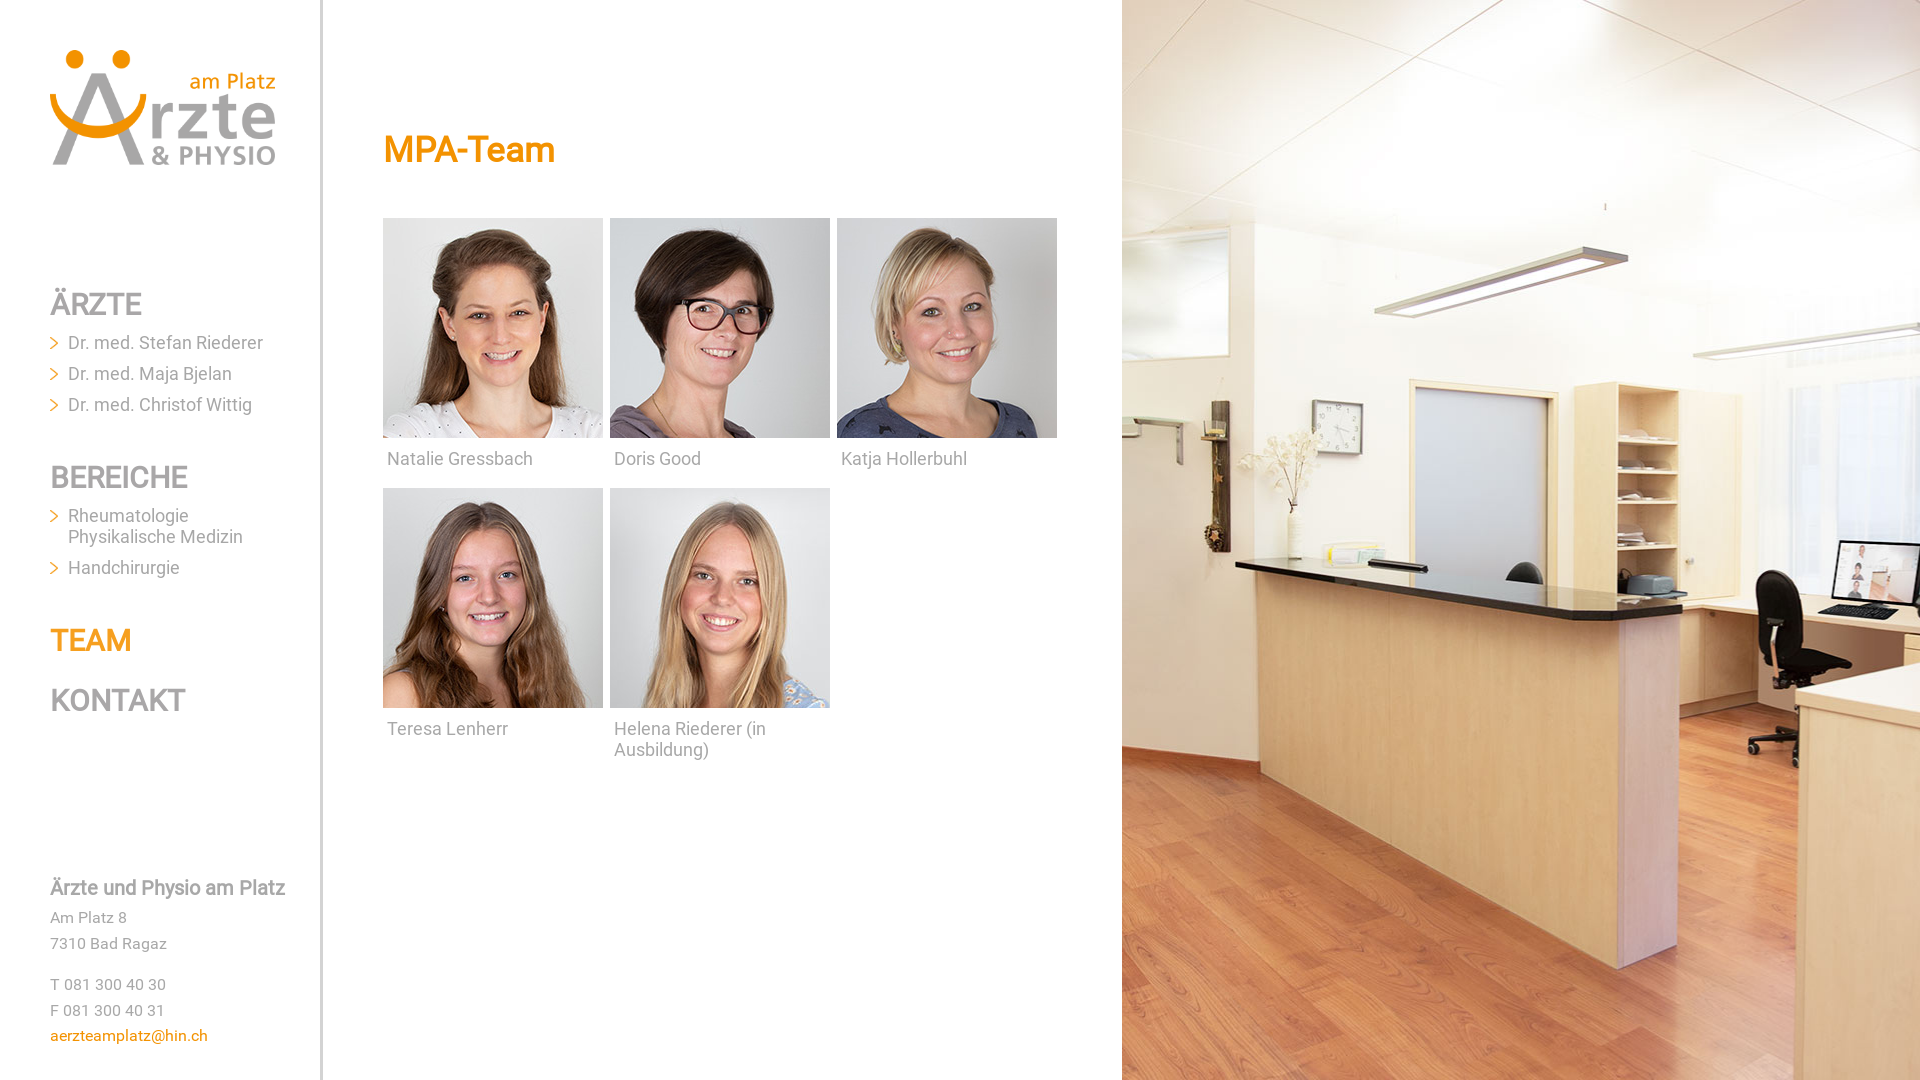 This screenshot has width=1920, height=1080. Describe the element at coordinates (165, 341) in the screenshot. I see `'Dr. med. Stefan Riederer'` at that location.